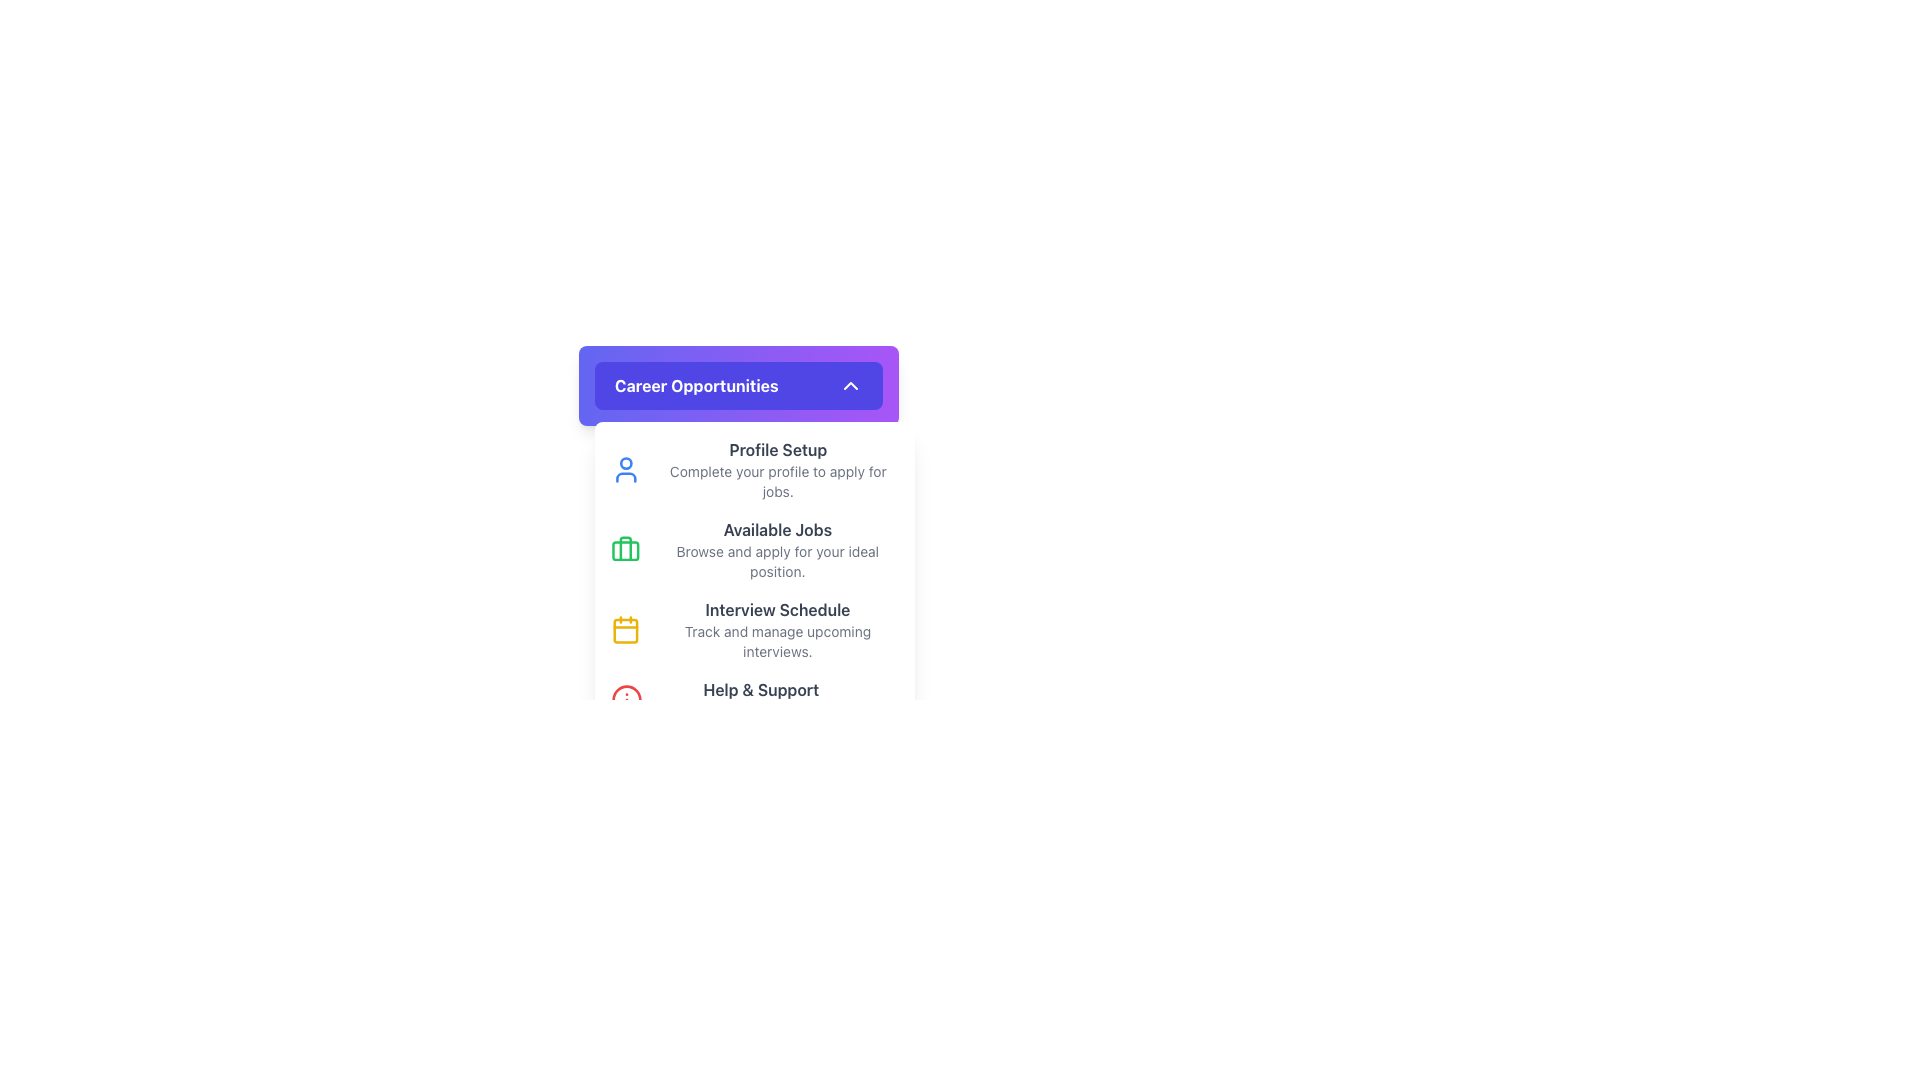 Image resolution: width=1920 pixels, height=1080 pixels. Describe the element at coordinates (777, 482) in the screenshot. I see `the informational text that provides guidance for completing a user profile, located below 'Profile Setup' in the 'Career Opportunities' section` at that location.